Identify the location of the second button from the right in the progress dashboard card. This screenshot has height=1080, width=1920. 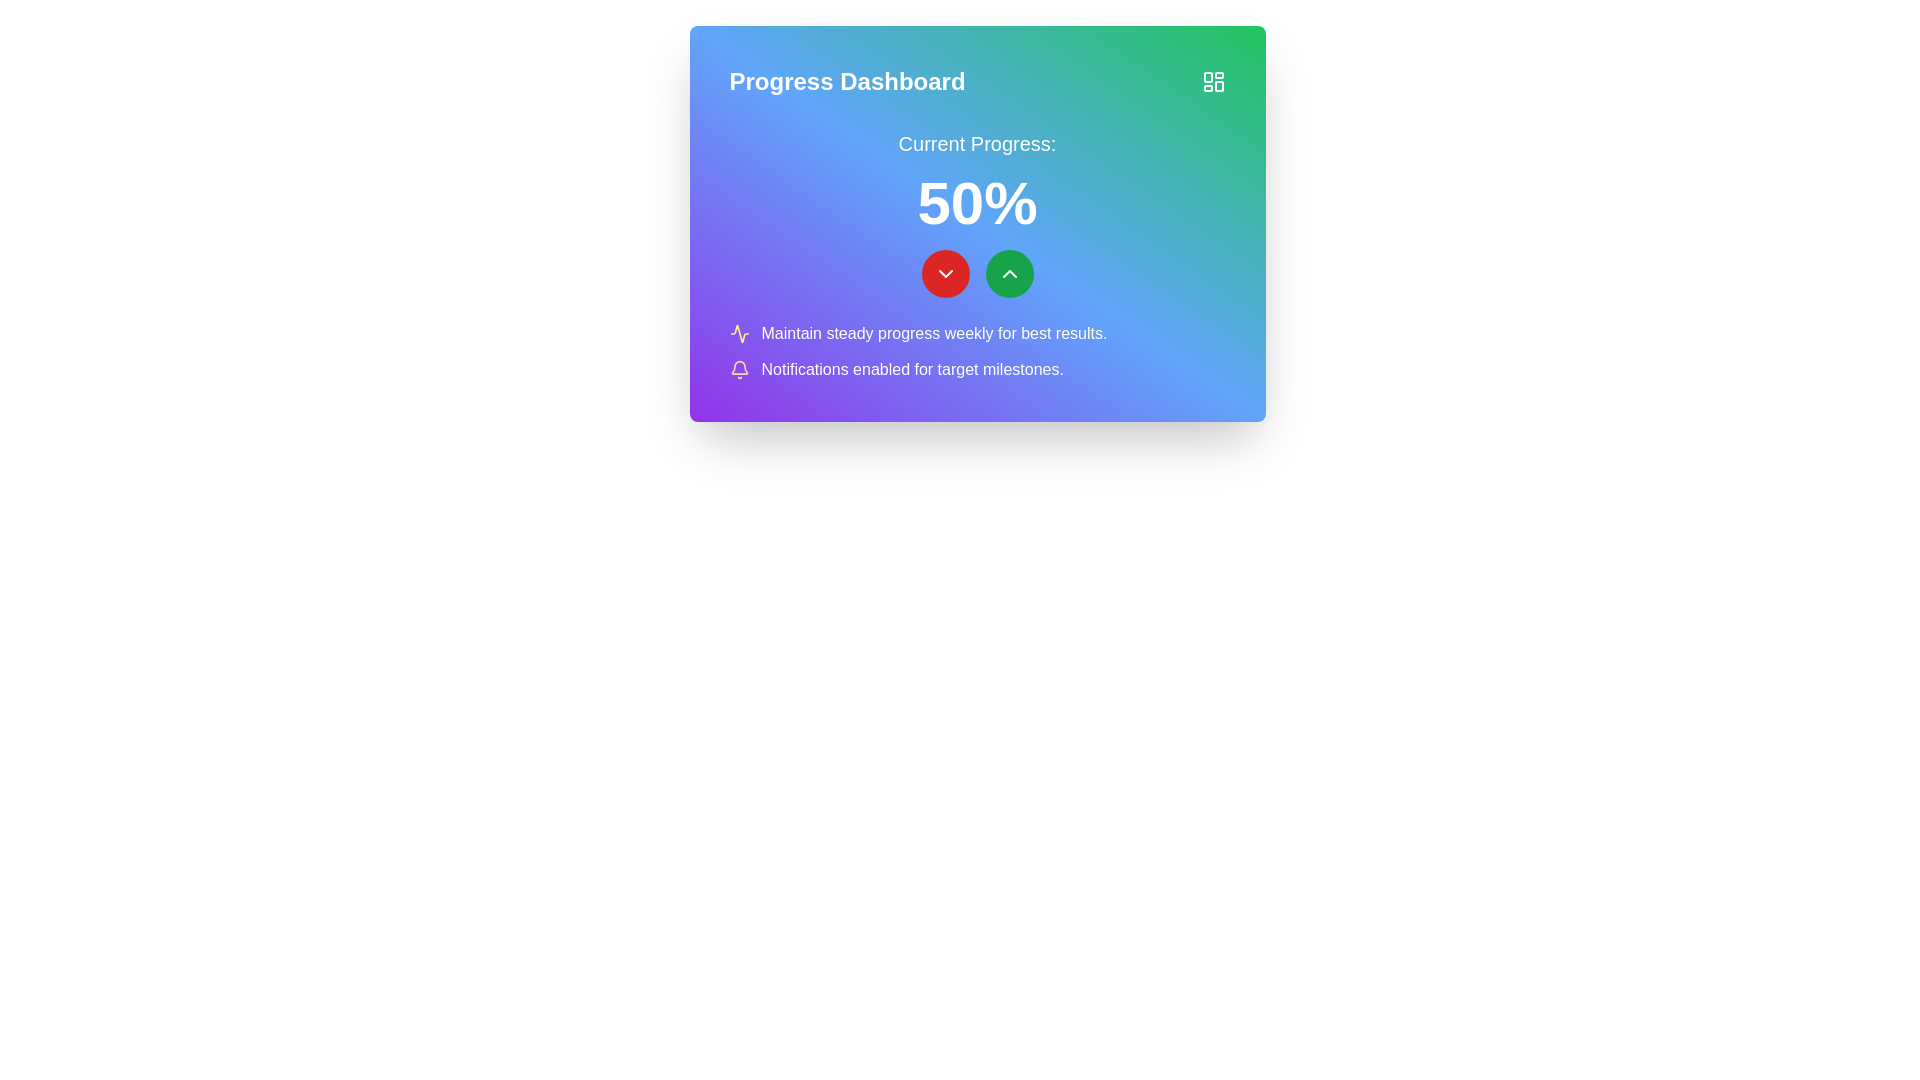
(1009, 273).